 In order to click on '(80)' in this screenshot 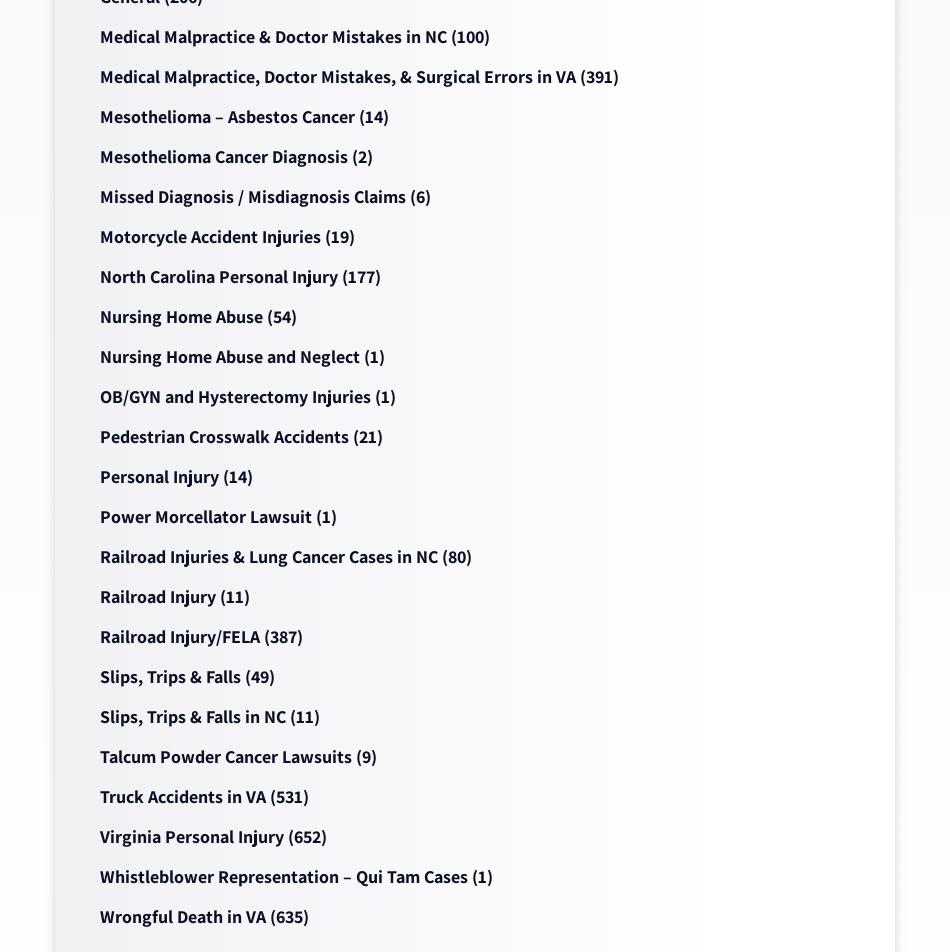, I will do `click(453, 556)`.